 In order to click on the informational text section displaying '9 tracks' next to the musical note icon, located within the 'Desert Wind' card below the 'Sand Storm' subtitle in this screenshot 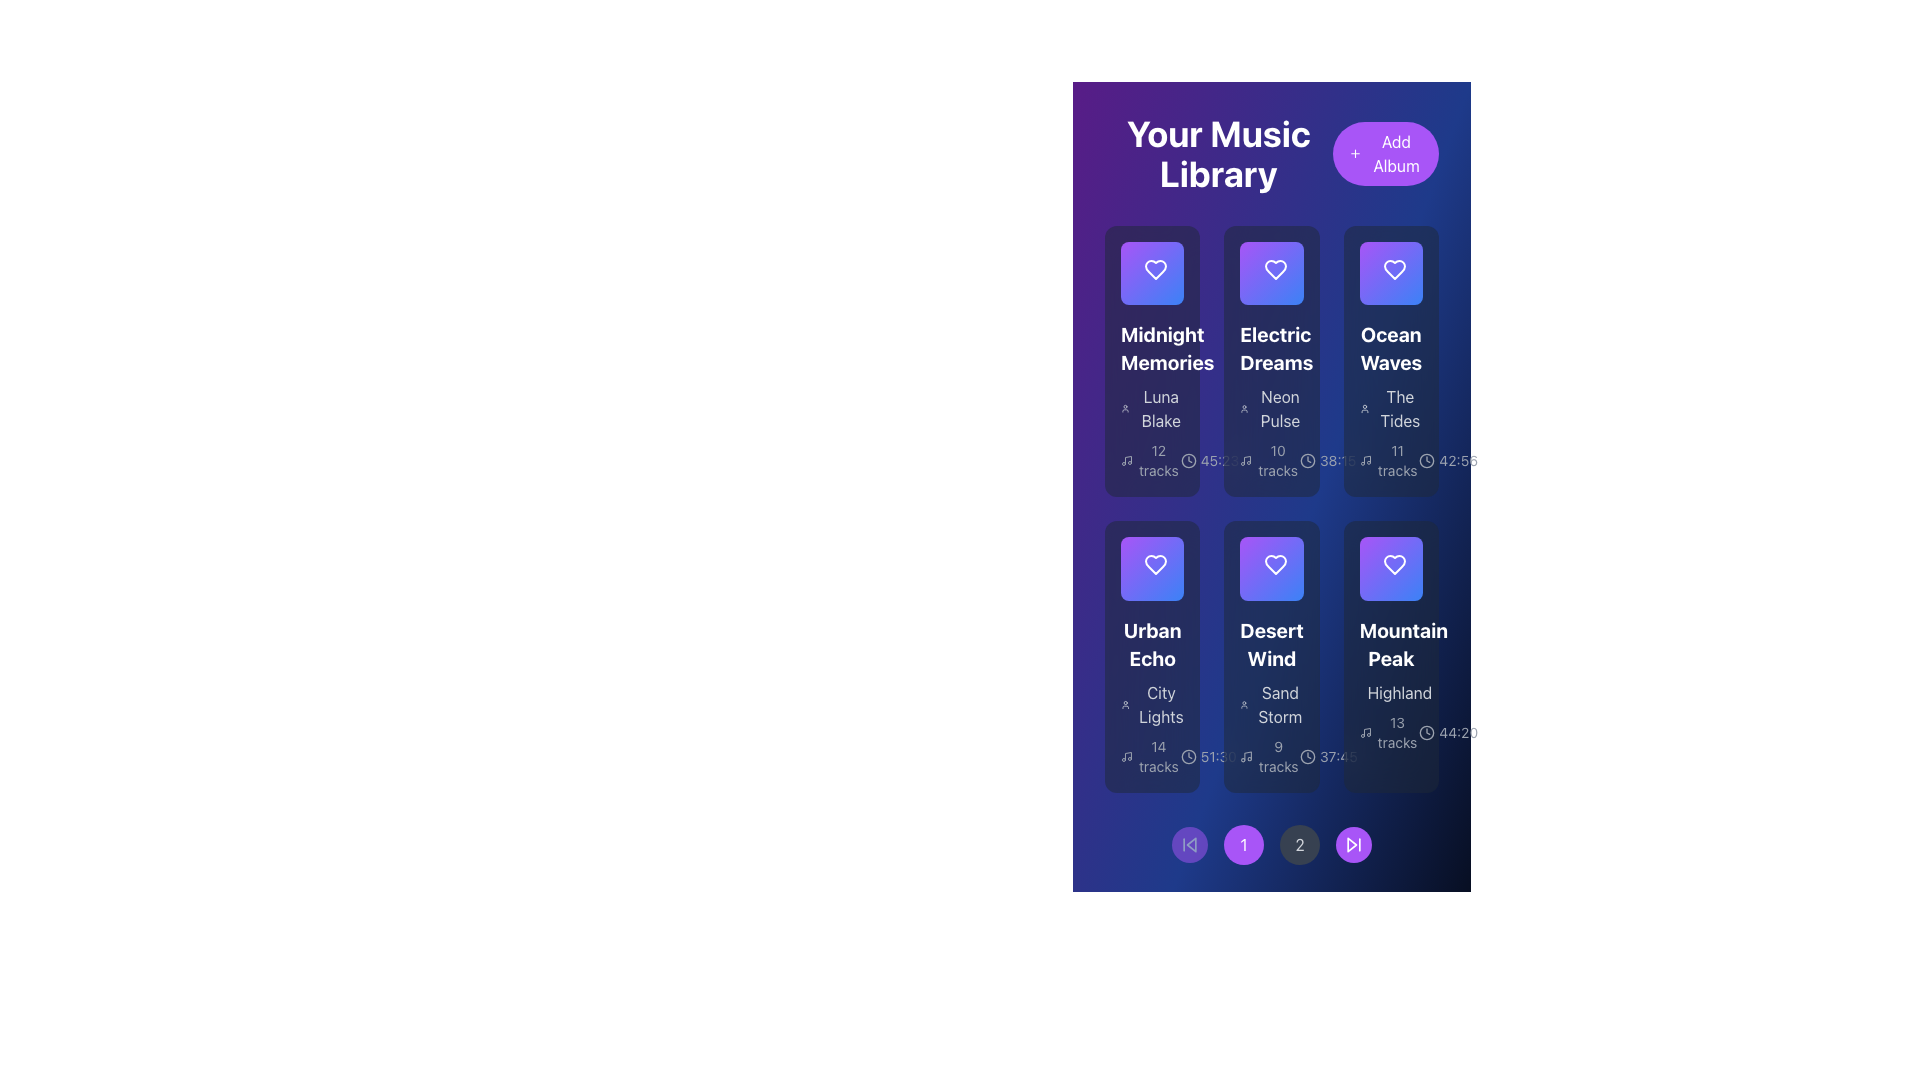, I will do `click(1269, 756)`.